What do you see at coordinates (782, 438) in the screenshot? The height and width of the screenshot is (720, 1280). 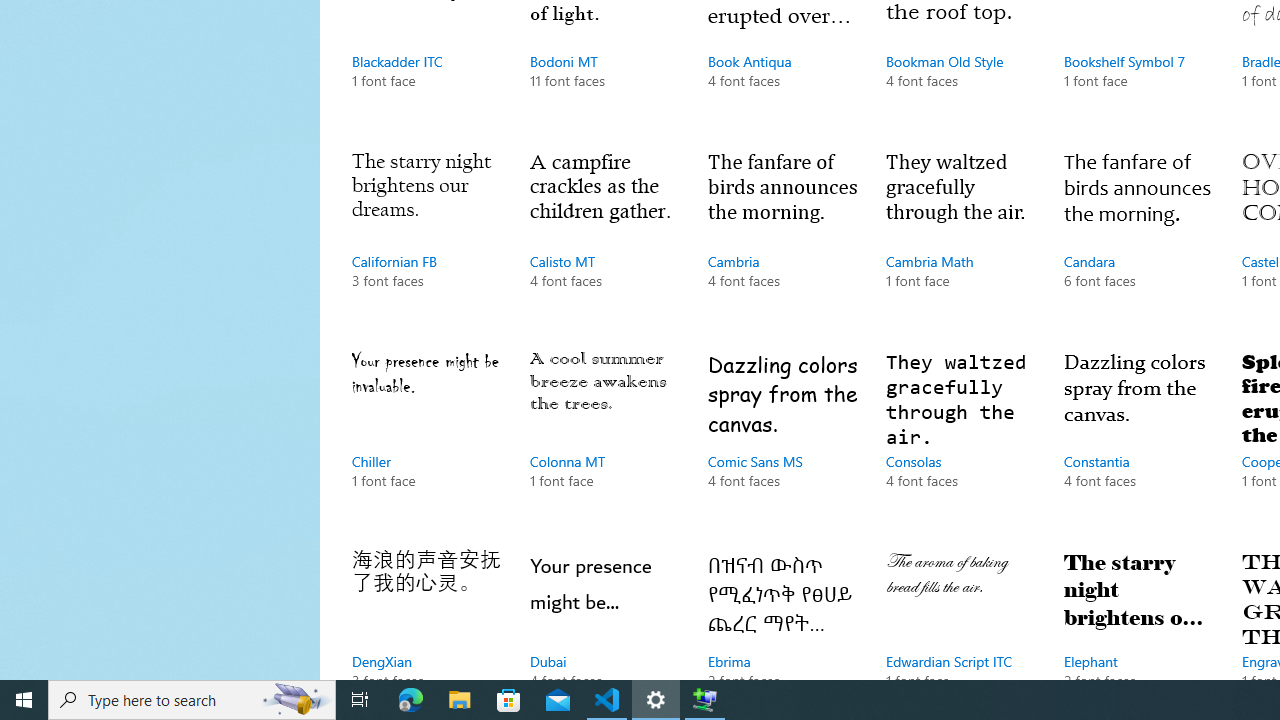 I see `'Comic Sans MS, 4 font faces'` at bounding box center [782, 438].